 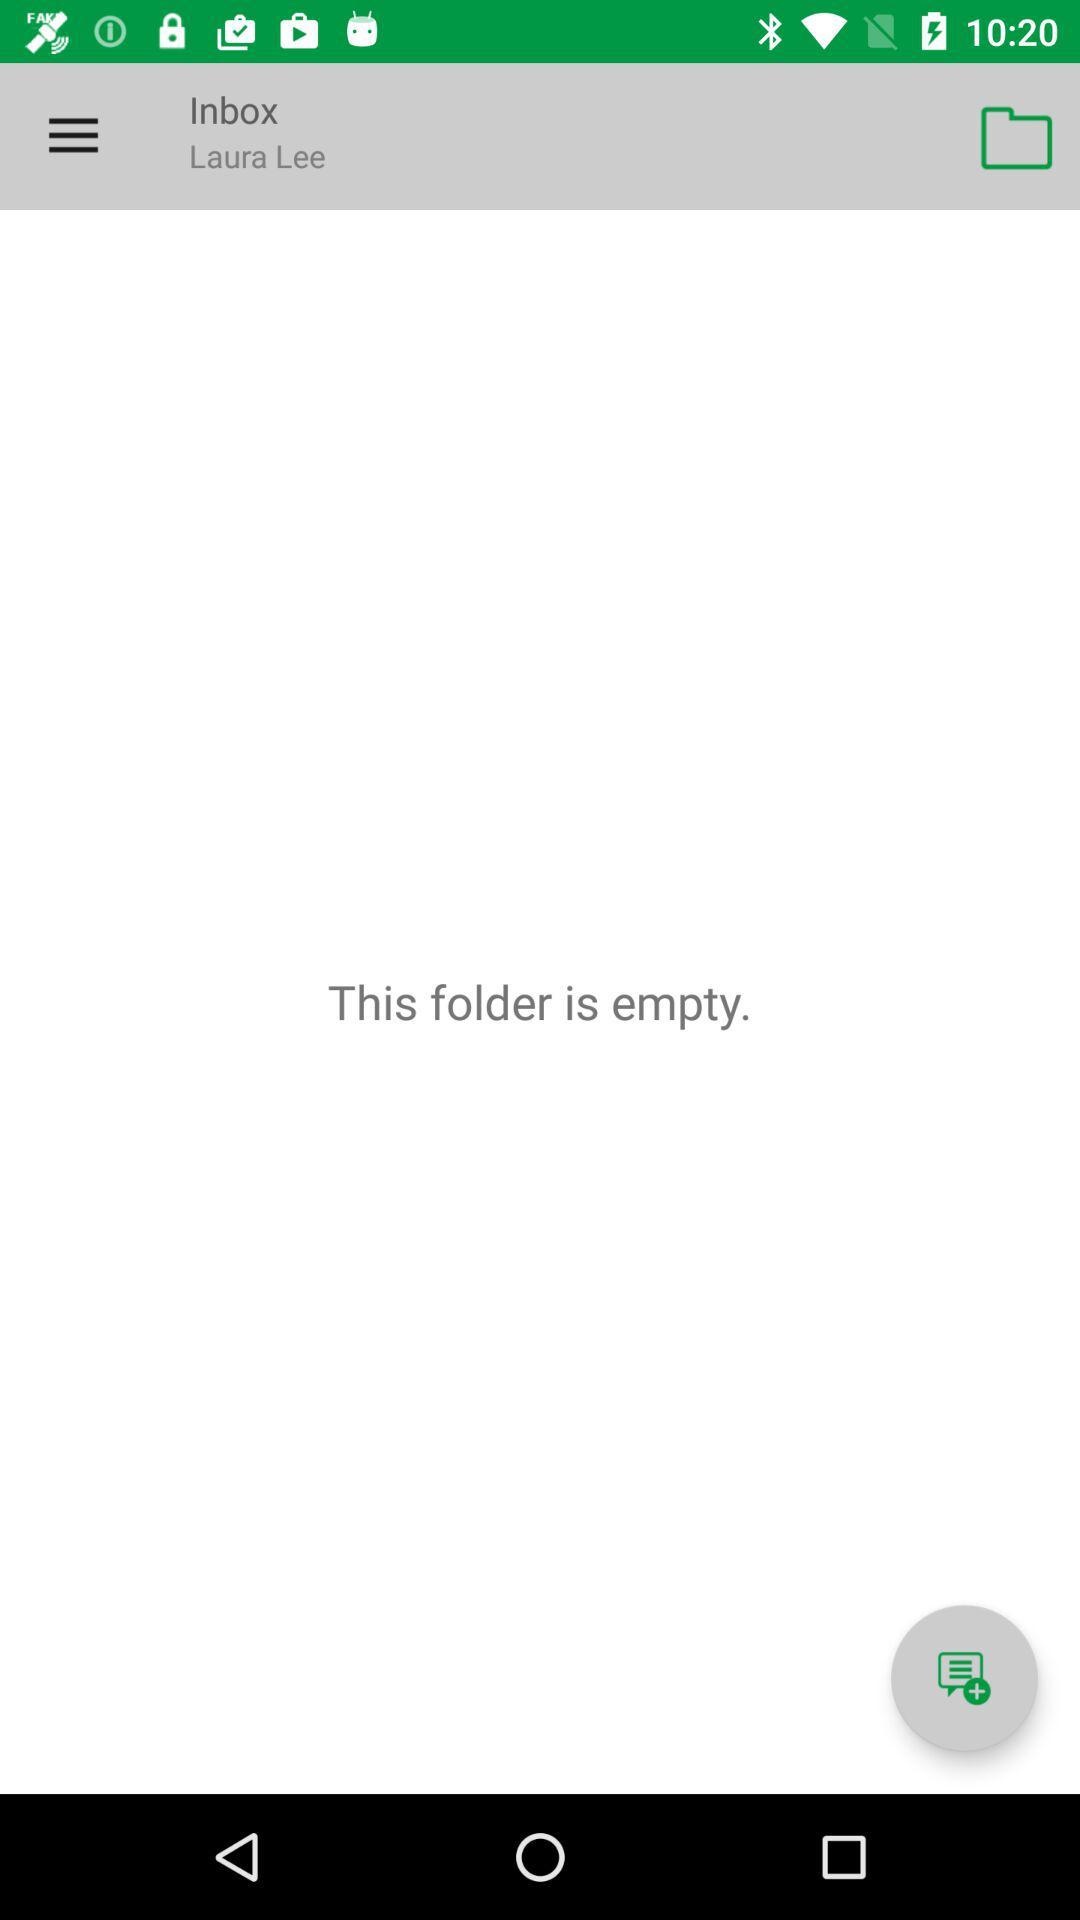 What do you see at coordinates (963, 1678) in the screenshot?
I see `comment` at bounding box center [963, 1678].